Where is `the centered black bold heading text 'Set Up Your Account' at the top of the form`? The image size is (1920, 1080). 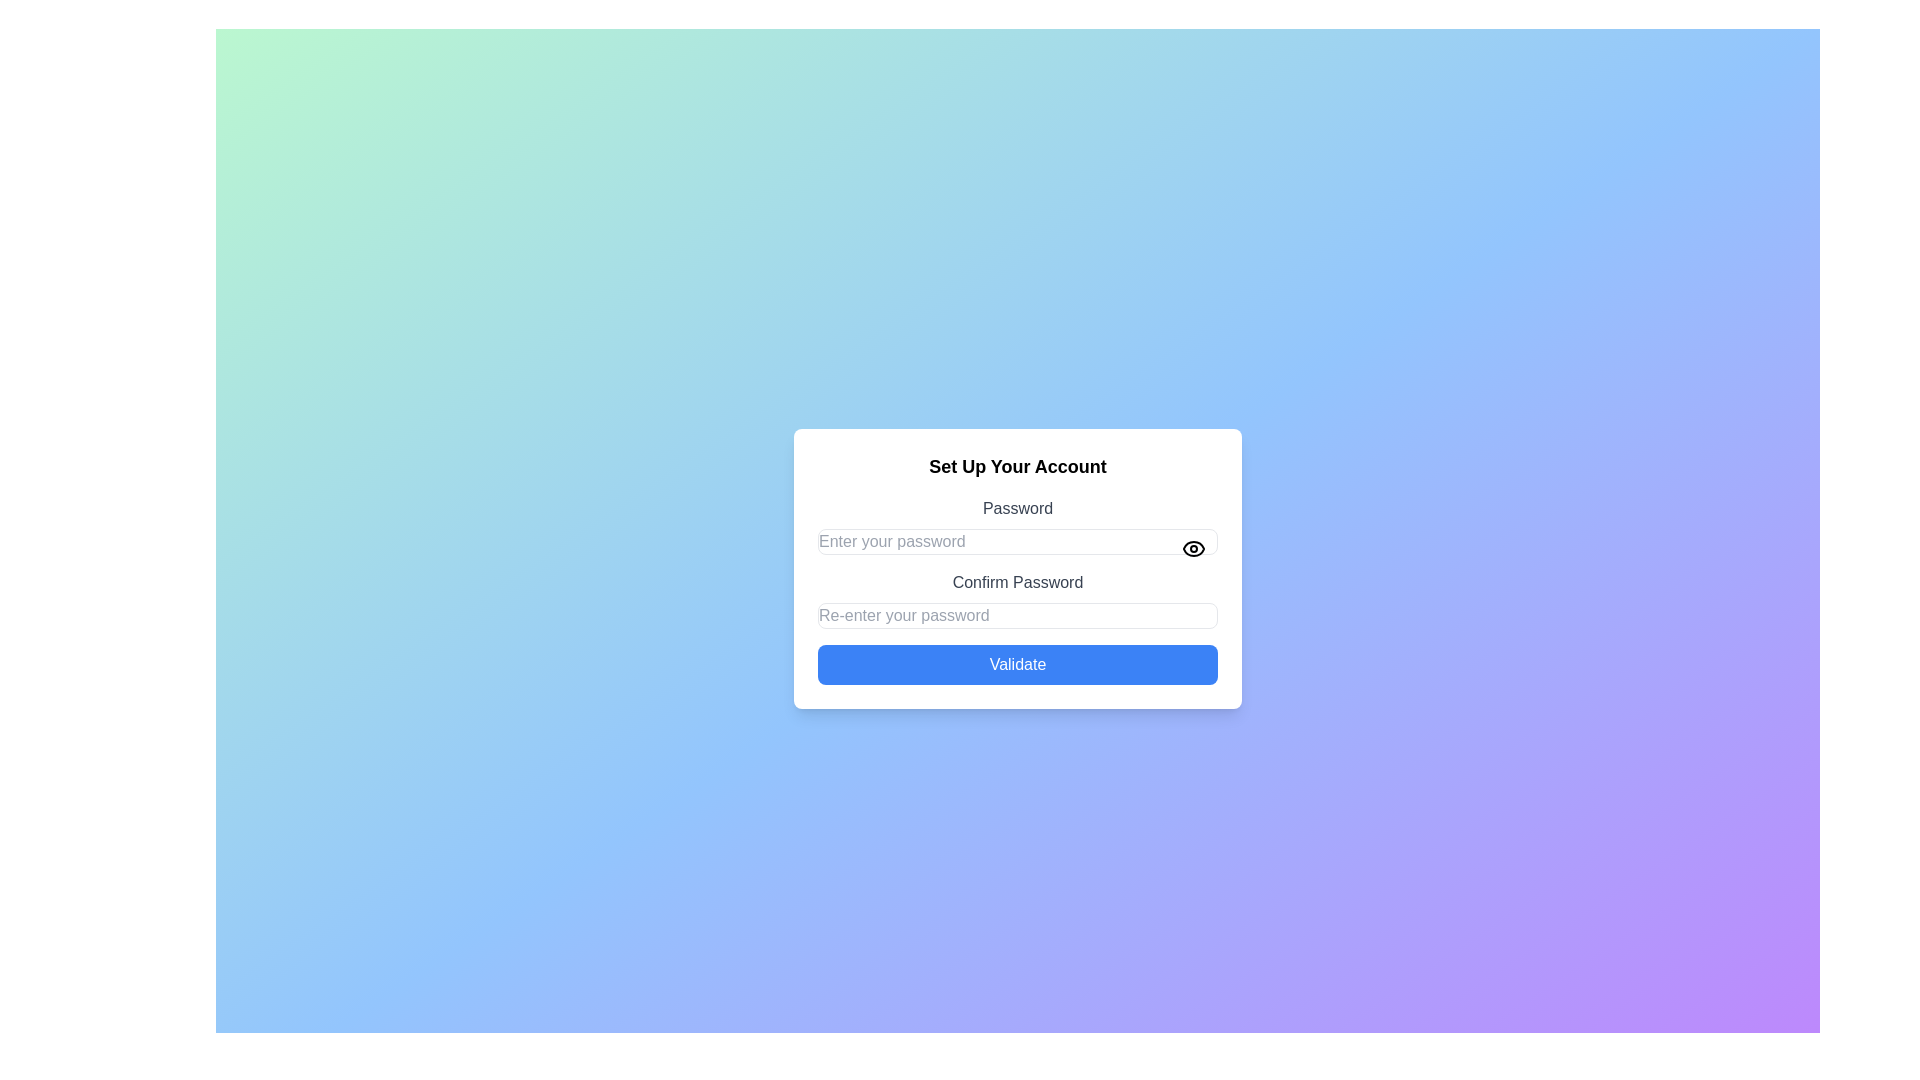 the centered black bold heading text 'Set Up Your Account' at the top of the form is located at coordinates (1017, 466).